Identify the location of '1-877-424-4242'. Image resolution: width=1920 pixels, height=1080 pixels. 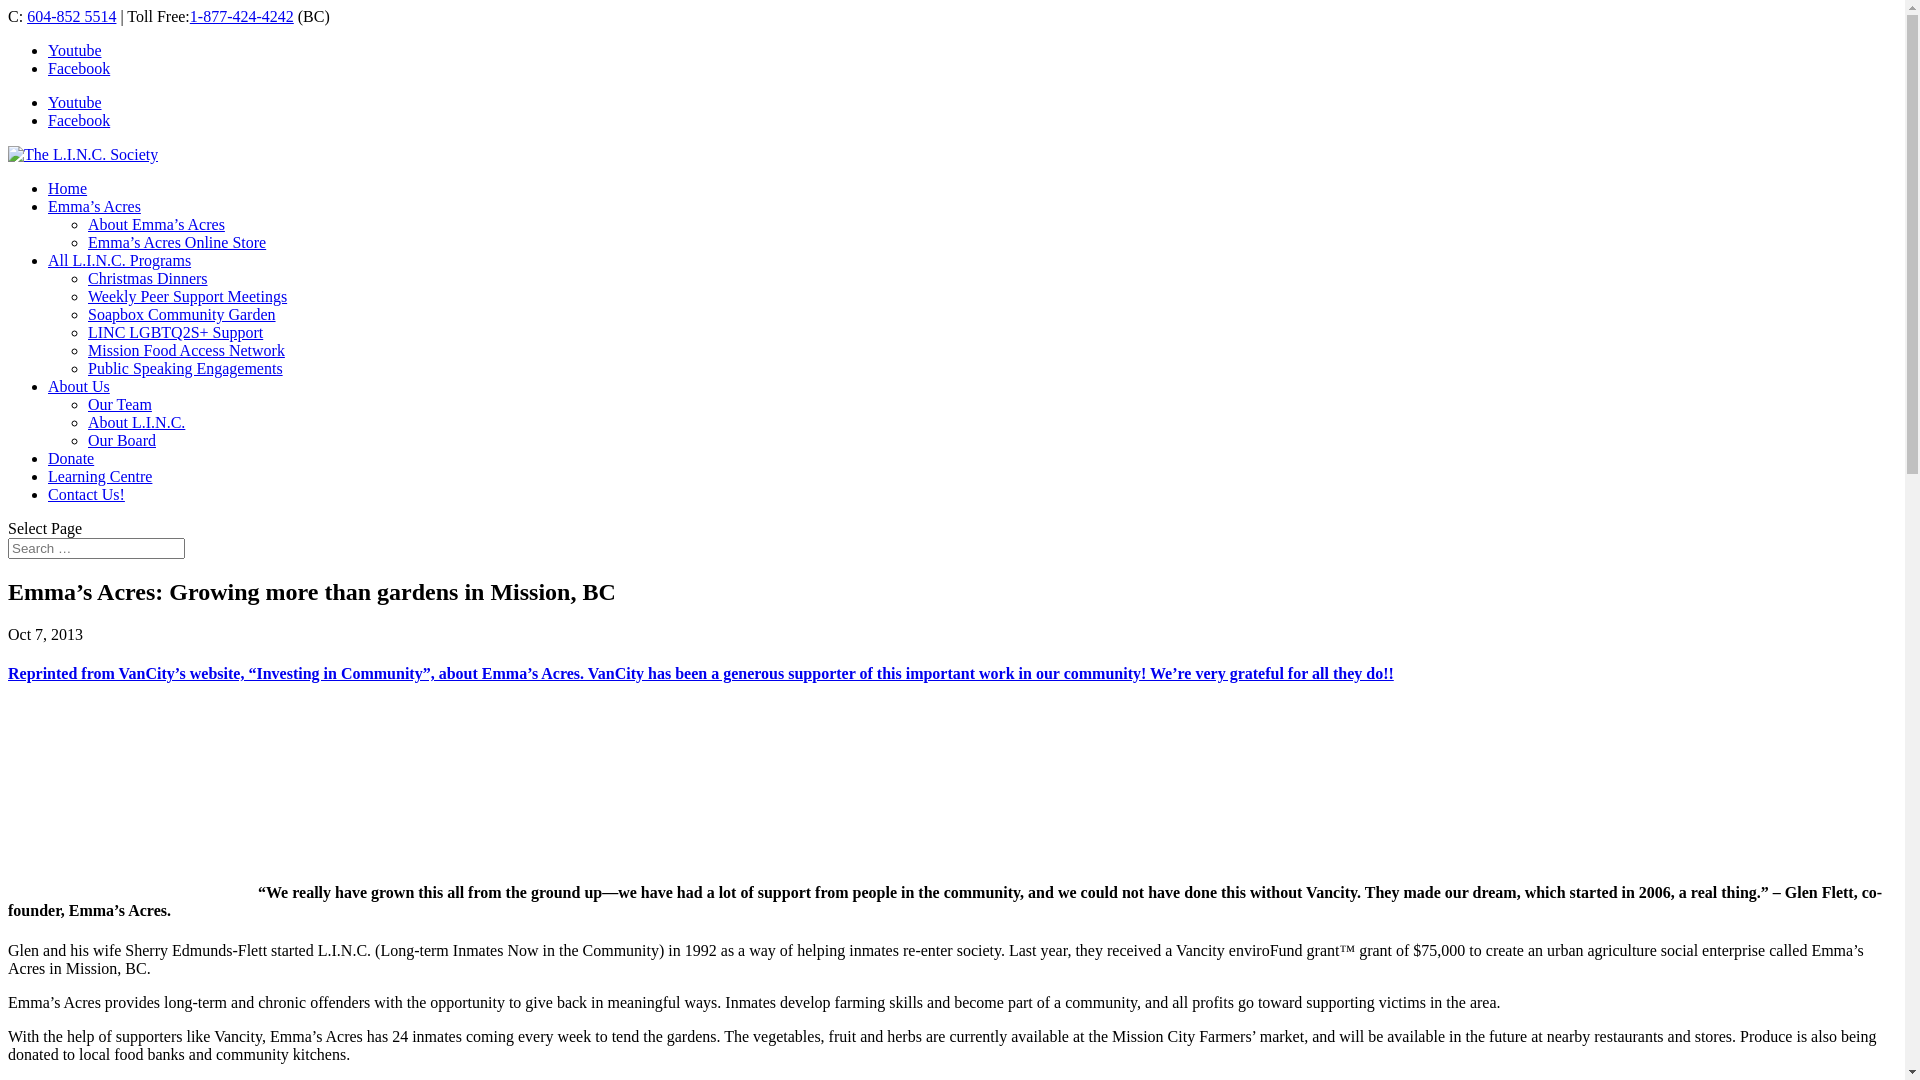
(240, 16).